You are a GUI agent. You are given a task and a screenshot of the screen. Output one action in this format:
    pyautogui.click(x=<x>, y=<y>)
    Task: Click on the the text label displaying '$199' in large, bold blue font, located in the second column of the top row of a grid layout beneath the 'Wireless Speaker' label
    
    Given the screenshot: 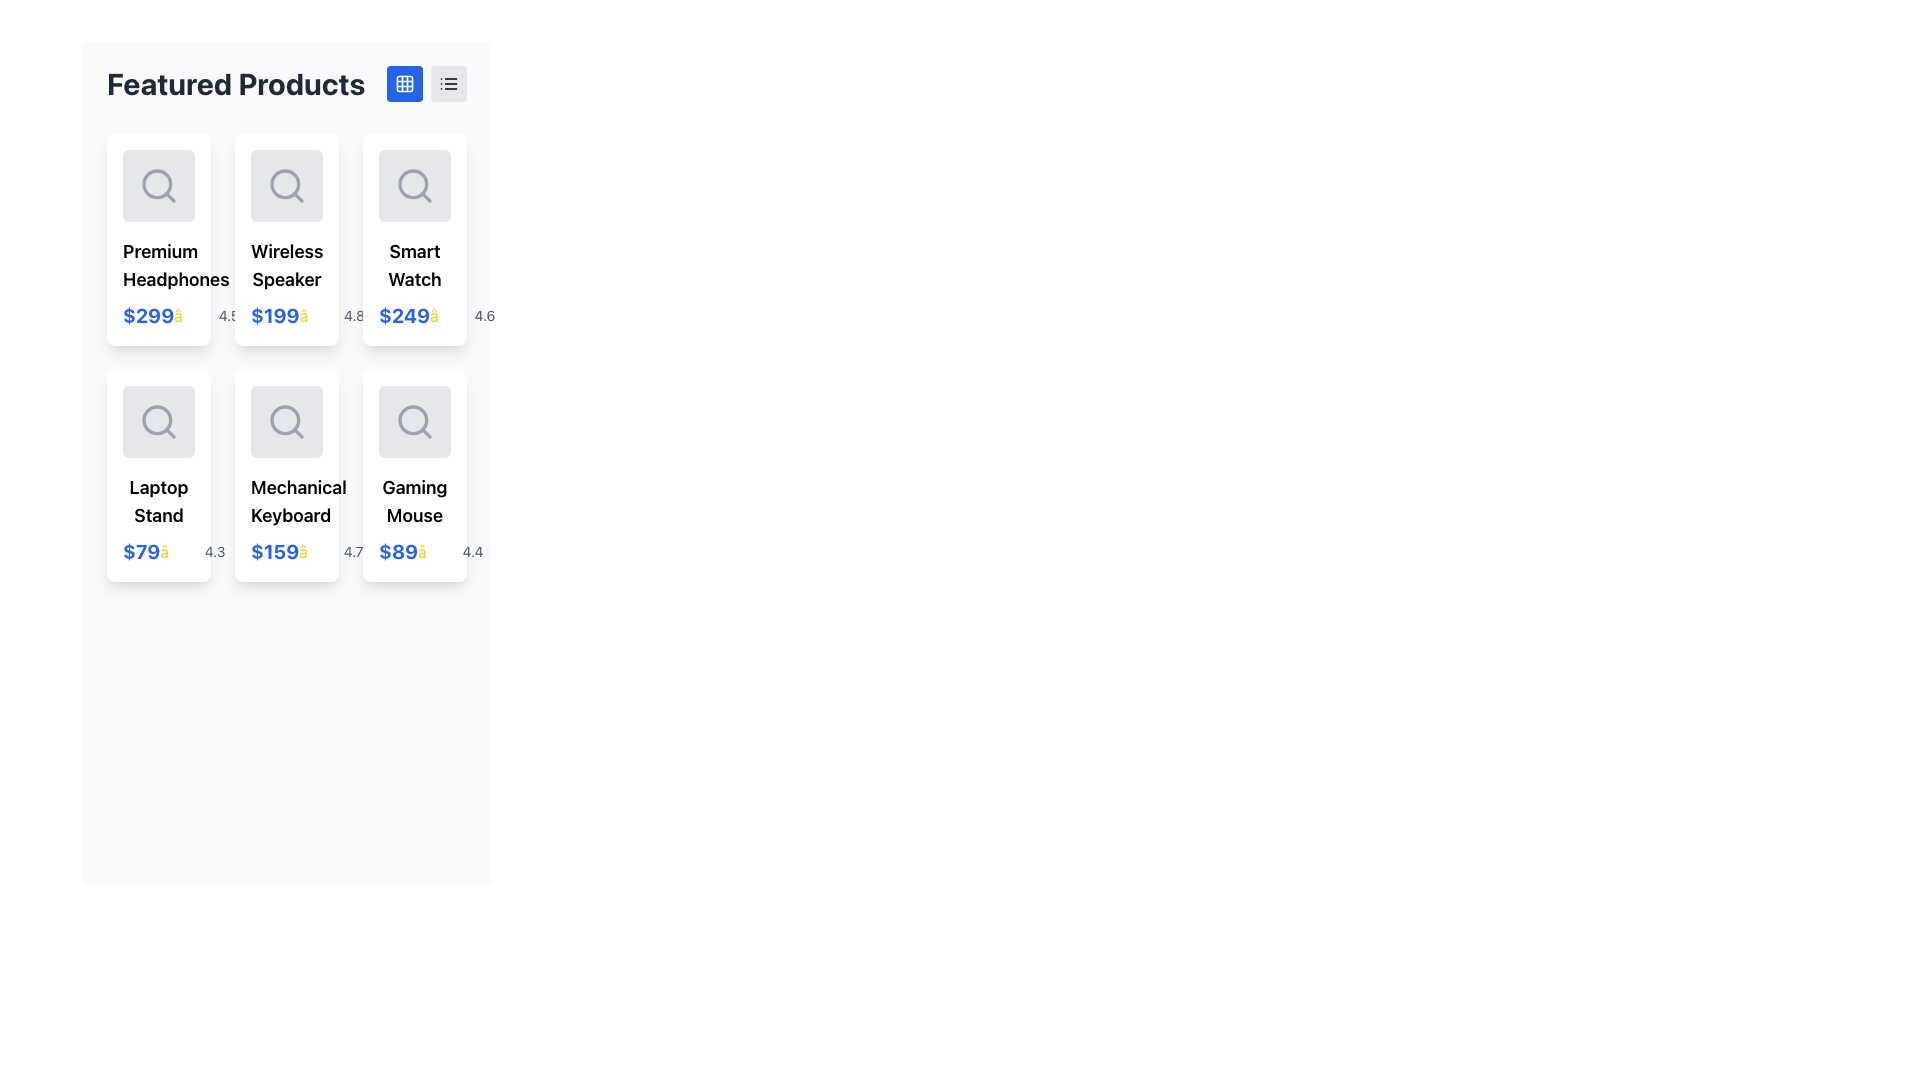 What is the action you would take?
    pyautogui.click(x=274, y=315)
    